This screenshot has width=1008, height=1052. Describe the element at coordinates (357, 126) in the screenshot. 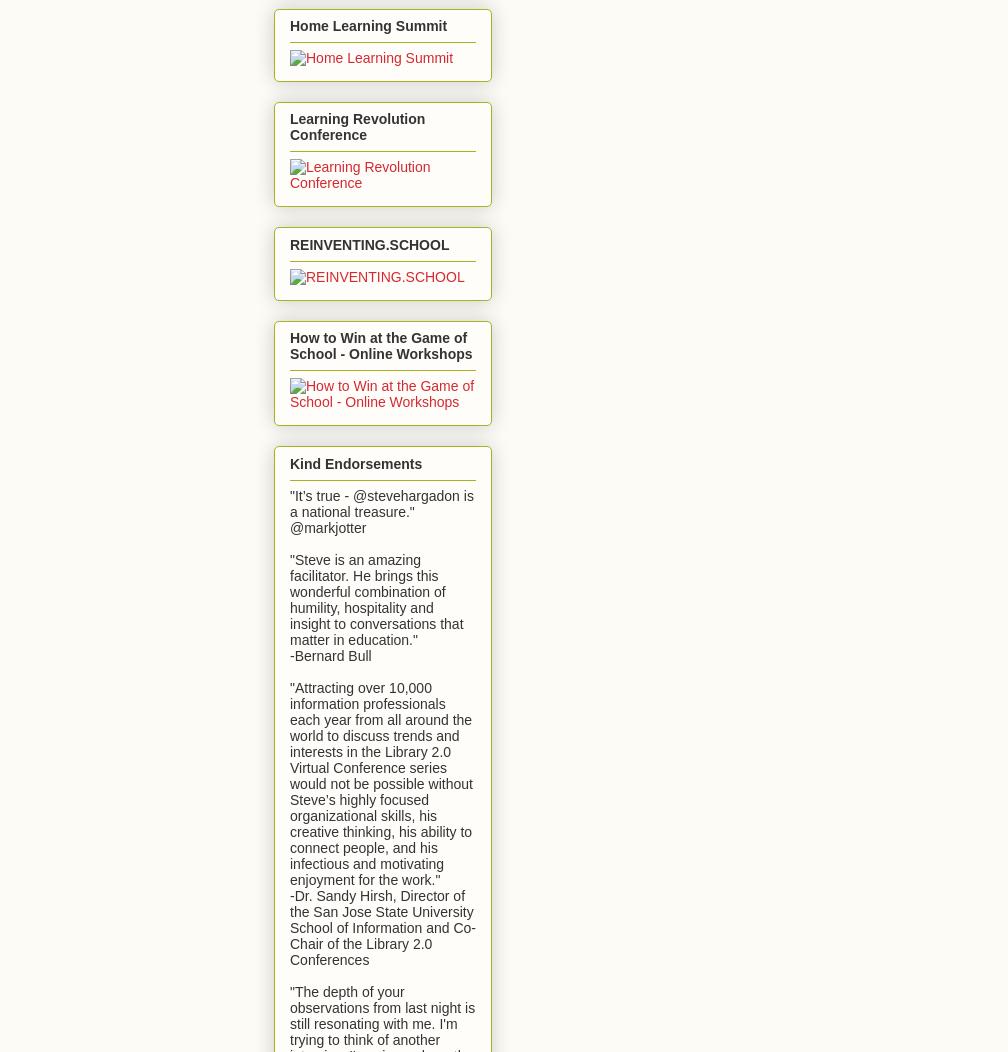

I see `'Learning Revolution Conference'` at that location.